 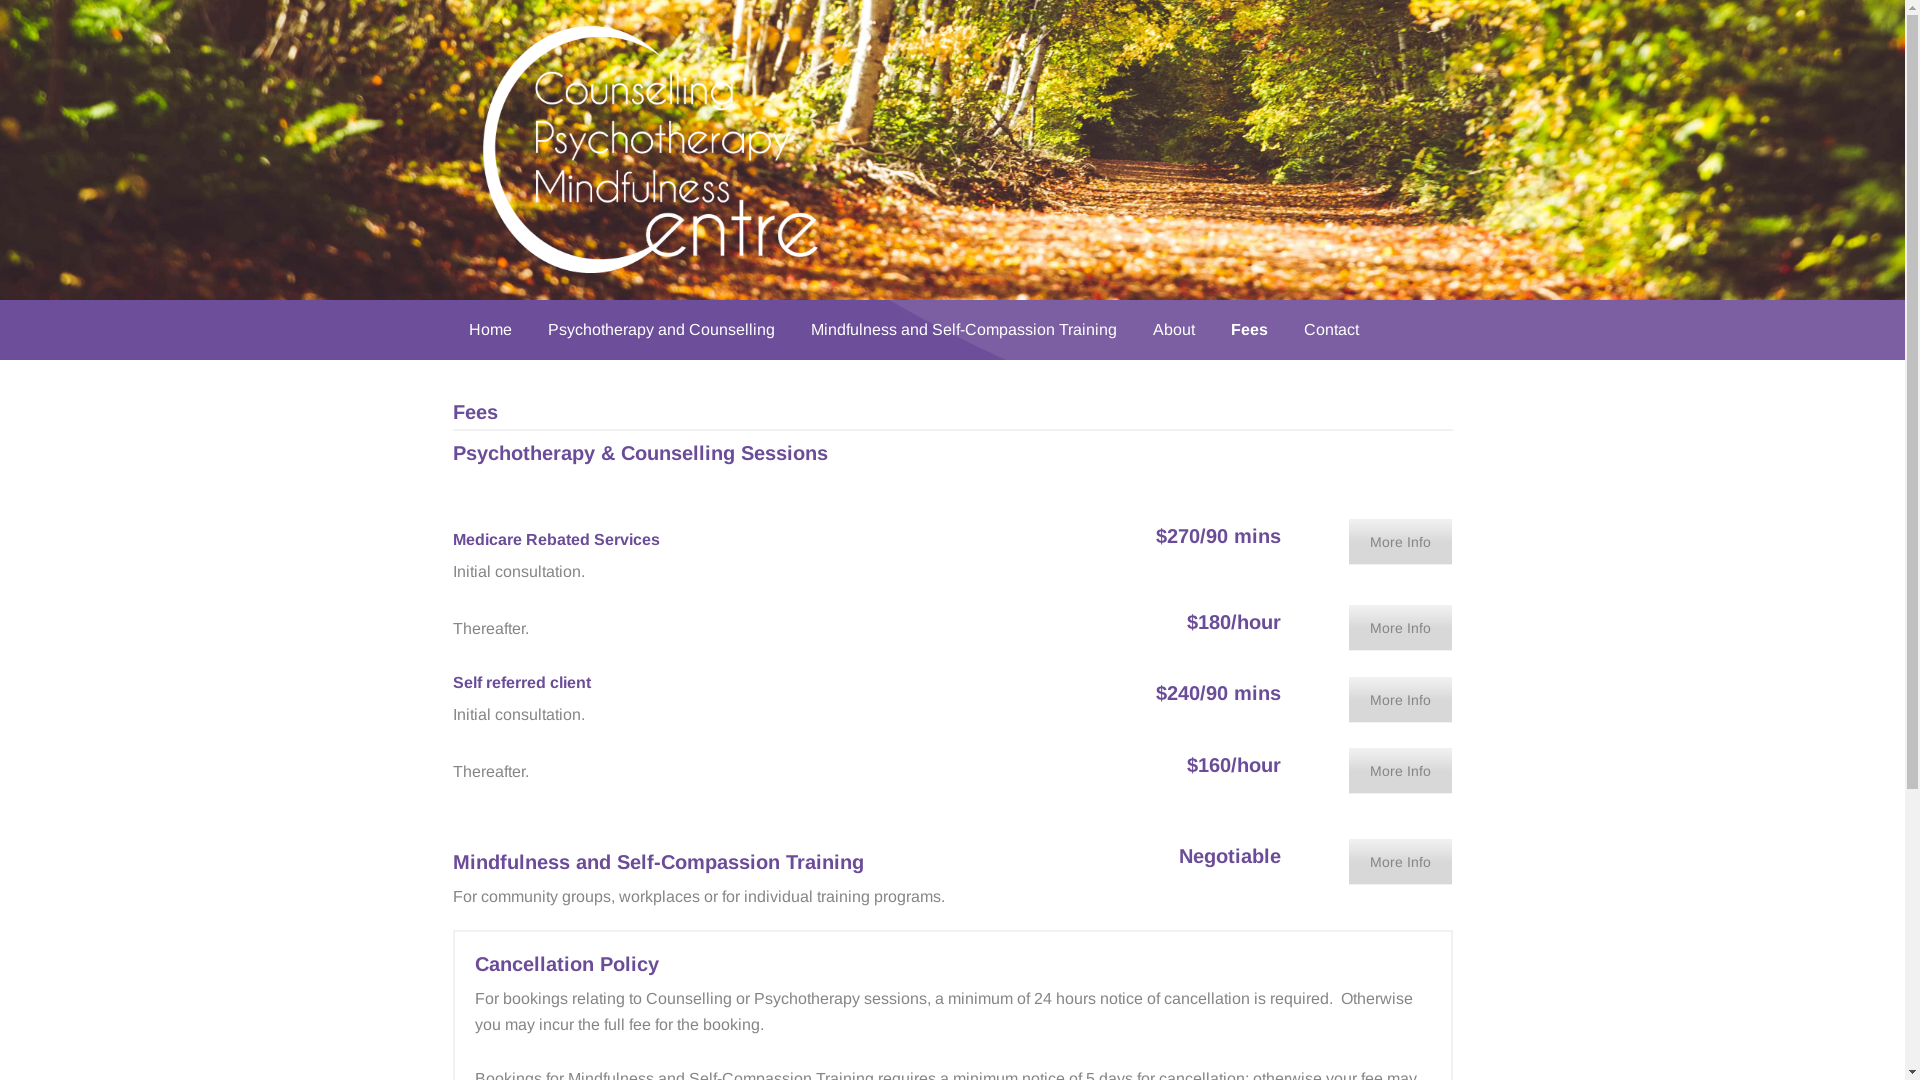 I want to click on 'Psychotherapy and Counselling', so click(x=661, y=329).